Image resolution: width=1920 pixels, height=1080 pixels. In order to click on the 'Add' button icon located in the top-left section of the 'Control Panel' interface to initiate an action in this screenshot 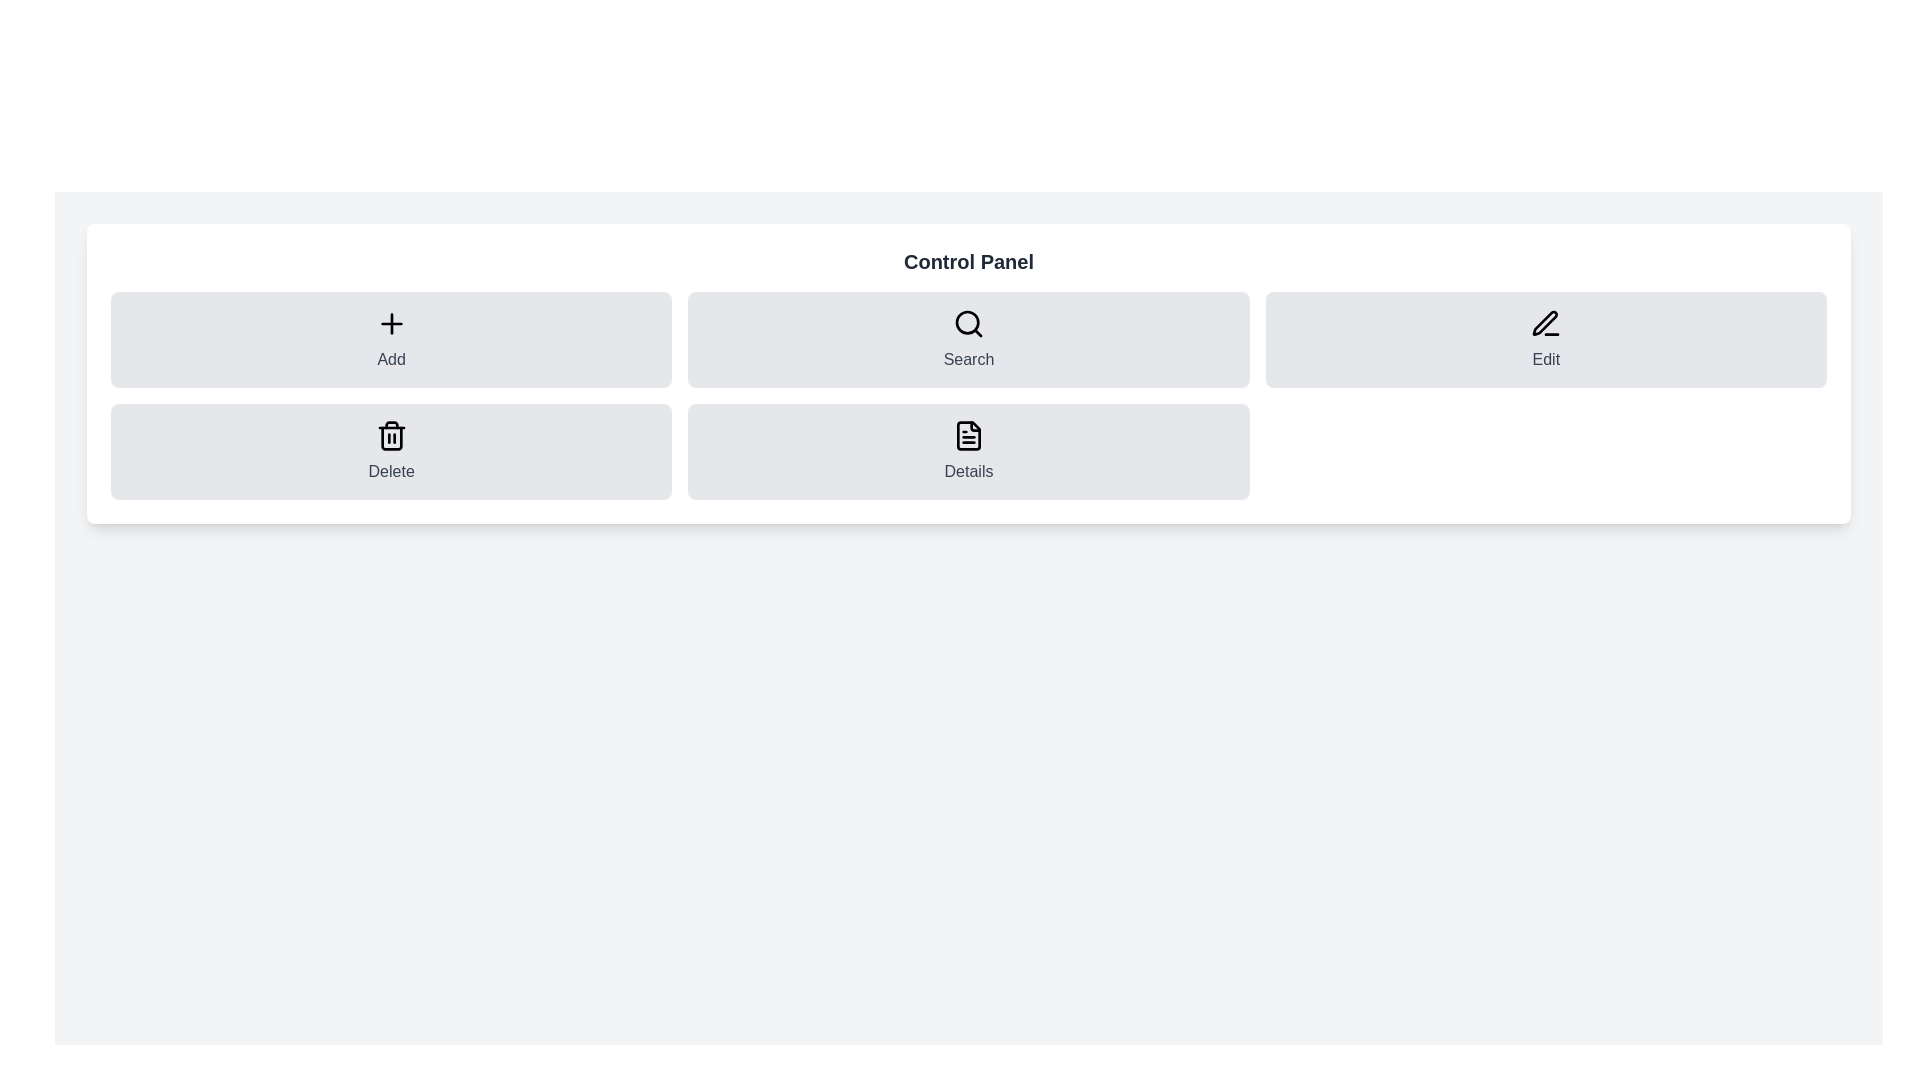, I will do `click(391, 323)`.